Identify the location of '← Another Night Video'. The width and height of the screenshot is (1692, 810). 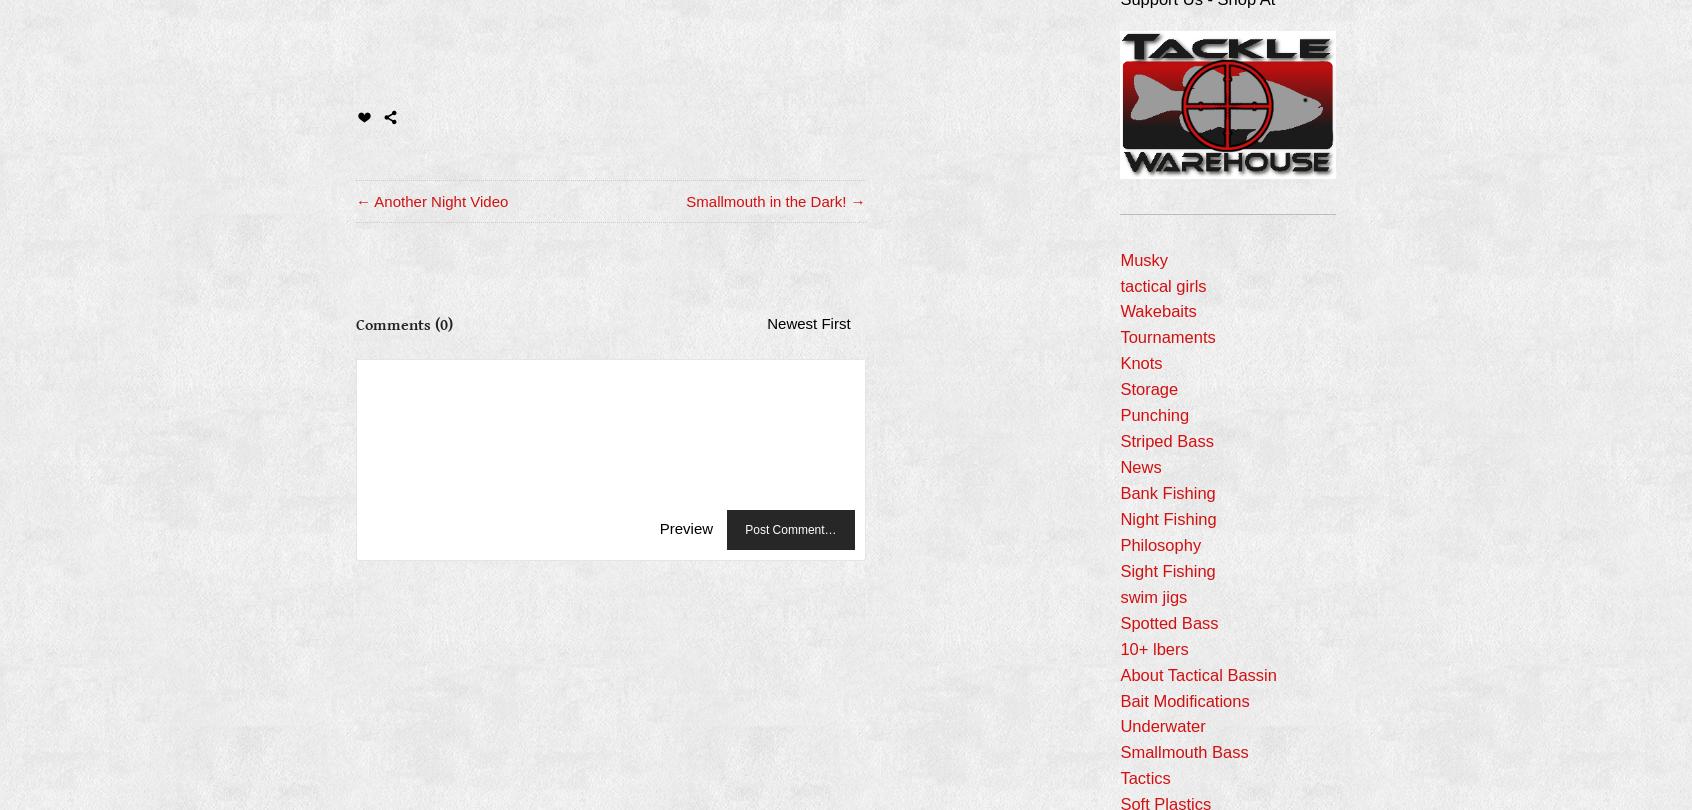
(355, 201).